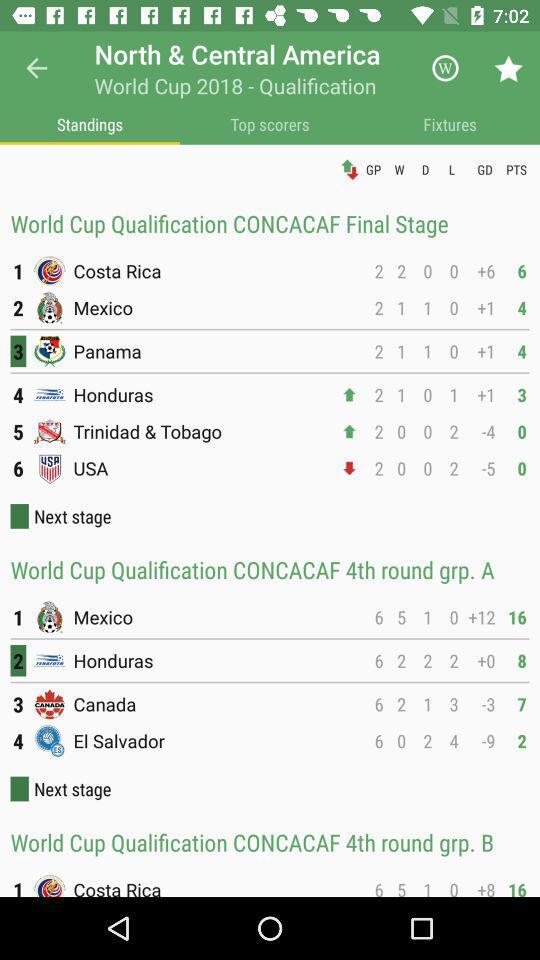 The width and height of the screenshot is (540, 960). What do you see at coordinates (270, 123) in the screenshot?
I see `item next to standings` at bounding box center [270, 123].